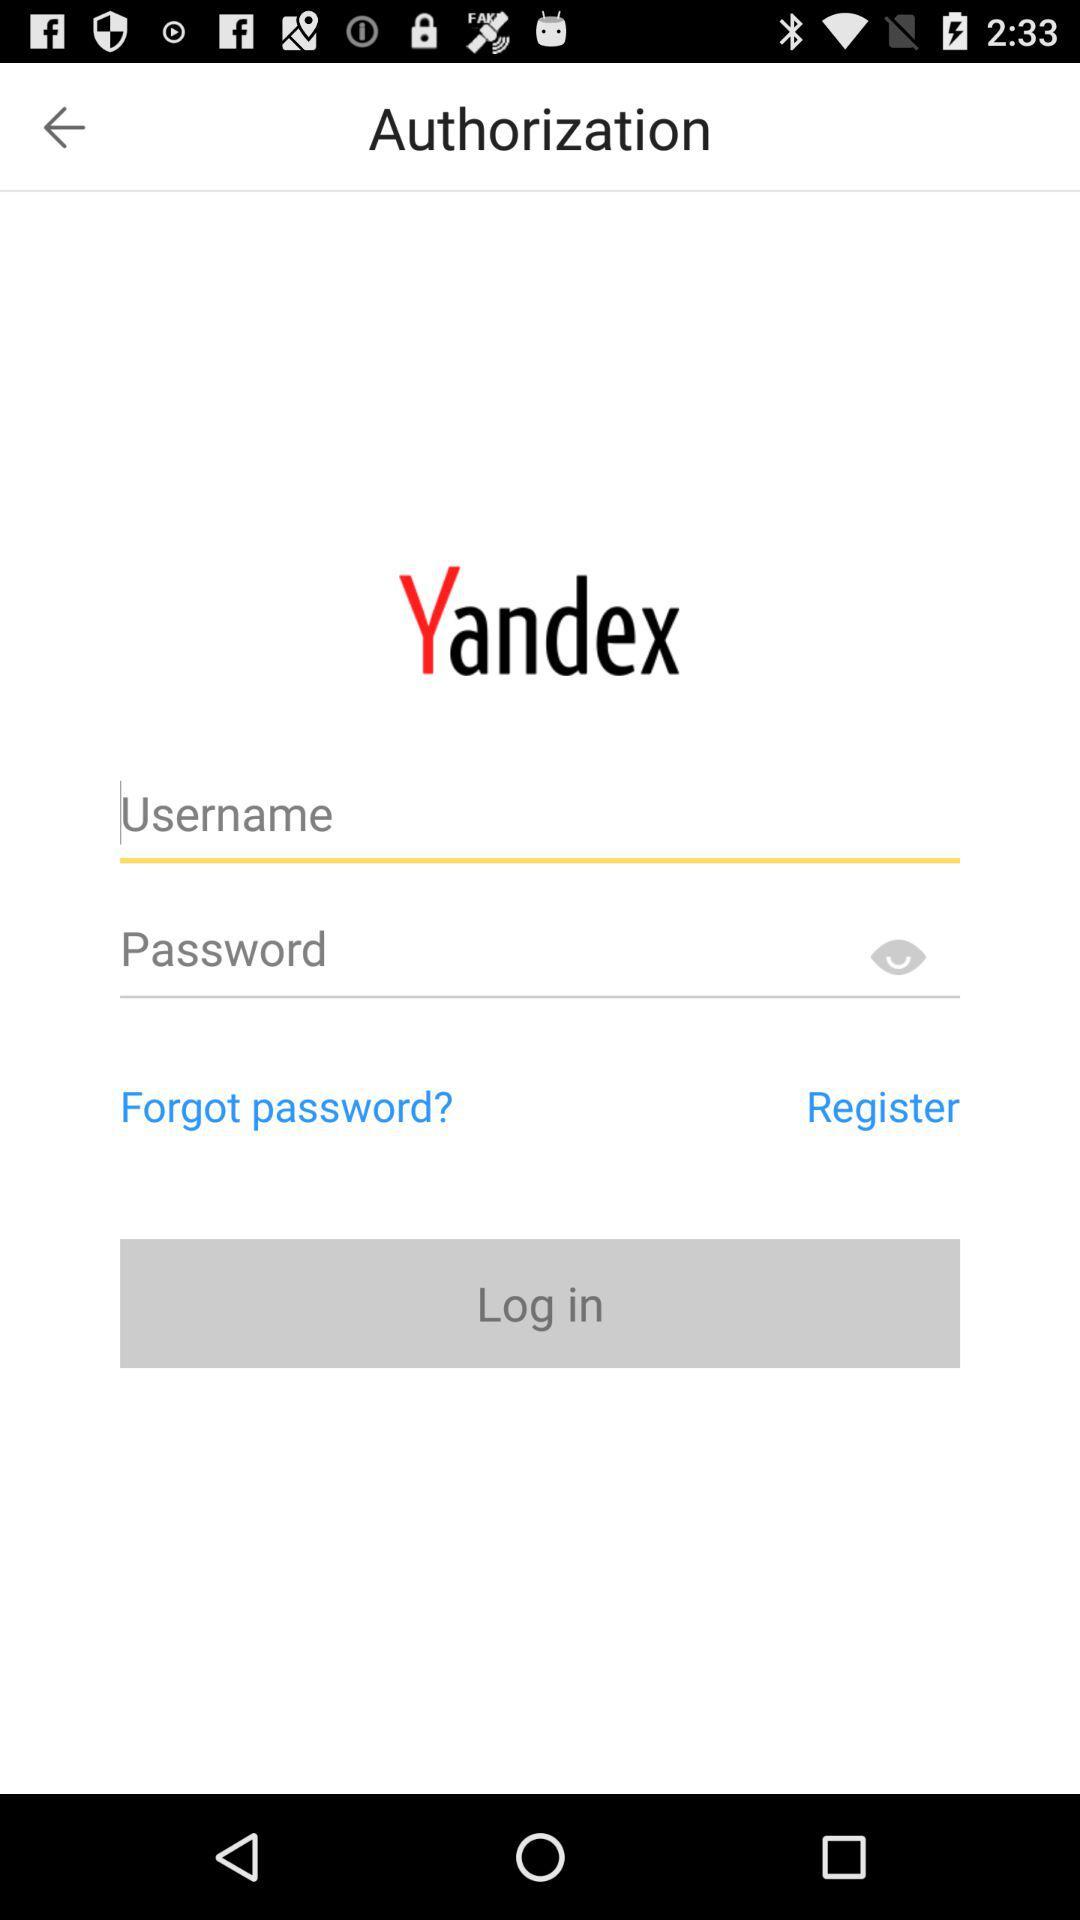 The image size is (1080, 1920). I want to click on icon to the left of the authorization, so click(63, 126).